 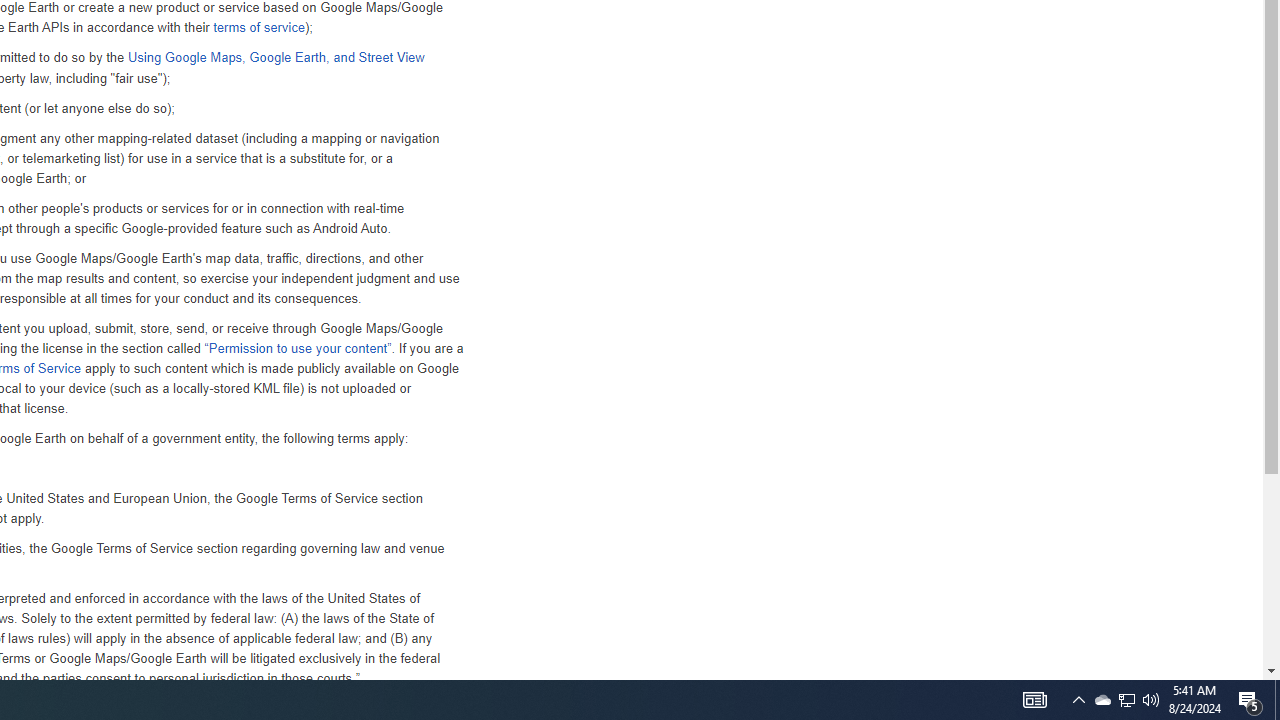 What do you see at coordinates (257, 28) in the screenshot?
I see `'terms of service'` at bounding box center [257, 28].